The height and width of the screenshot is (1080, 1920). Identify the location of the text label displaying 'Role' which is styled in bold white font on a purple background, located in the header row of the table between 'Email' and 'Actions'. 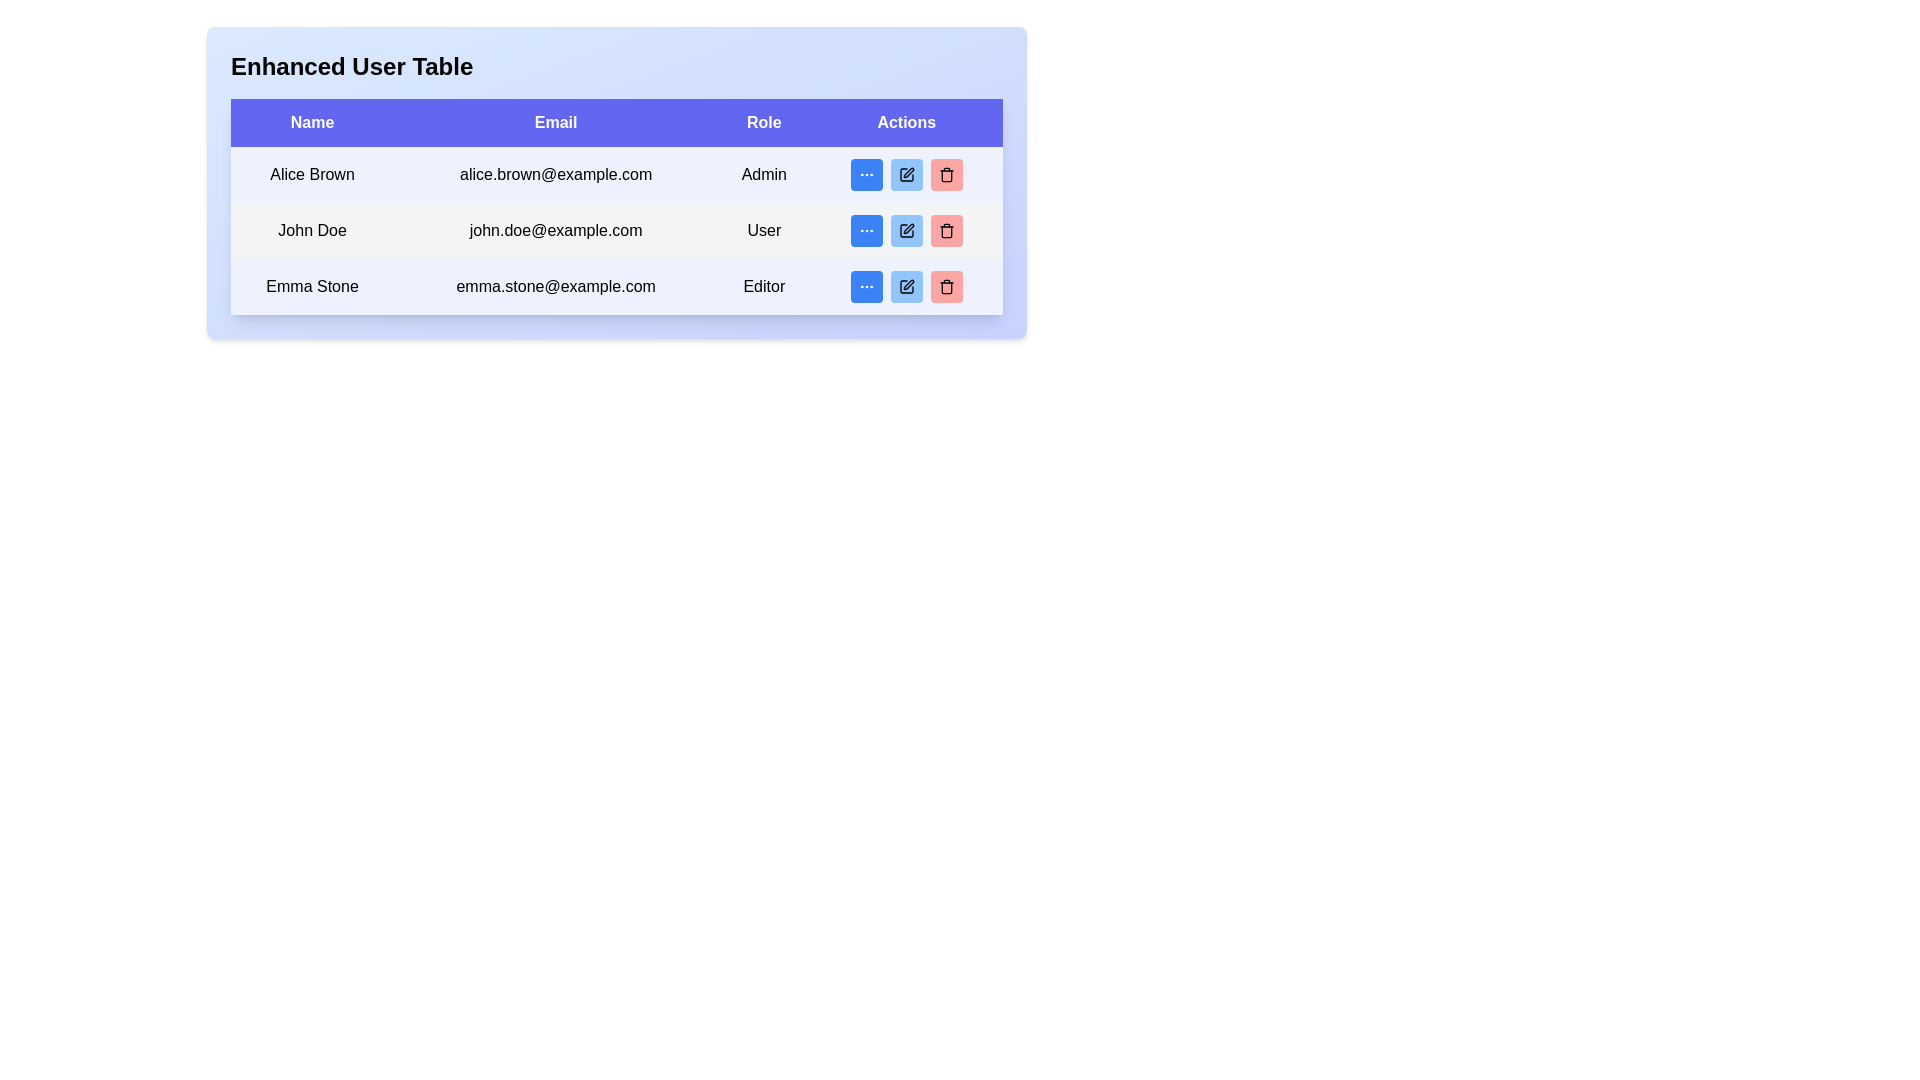
(763, 123).